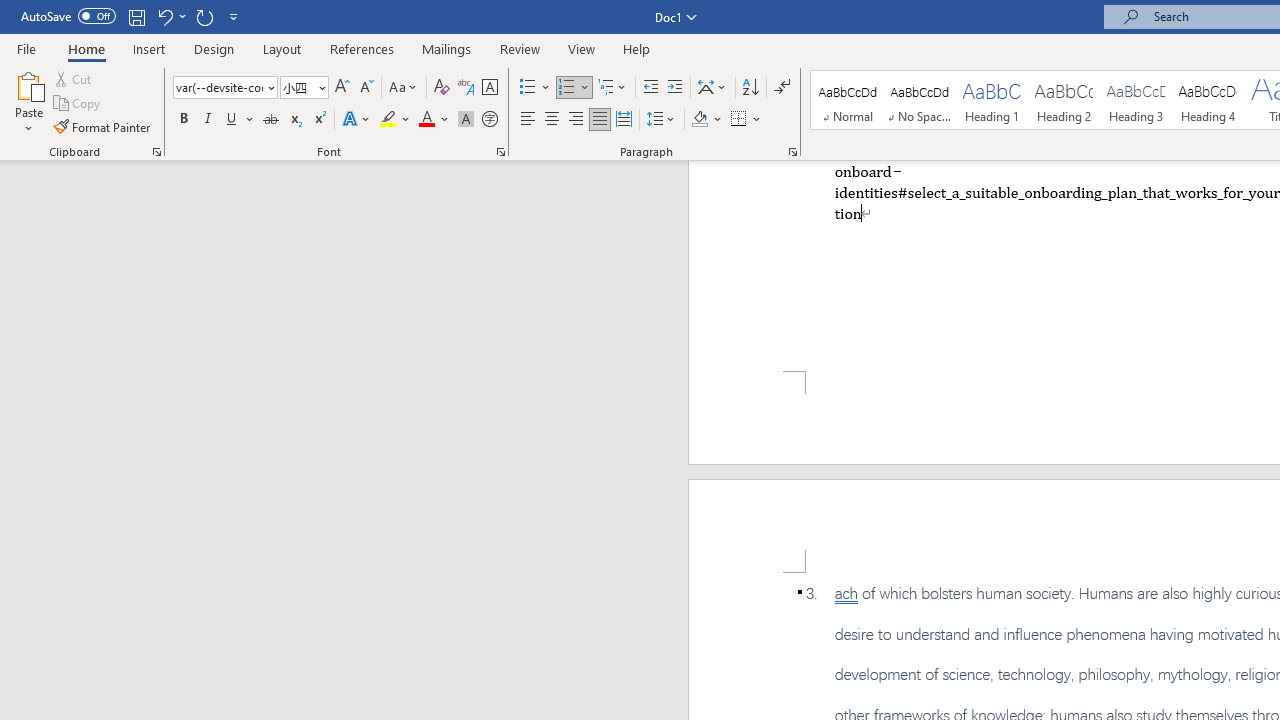 This screenshot has width=1280, height=720. Describe the element at coordinates (170, 16) in the screenshot. I see `'Undo Apply Quick Style'` at that location.